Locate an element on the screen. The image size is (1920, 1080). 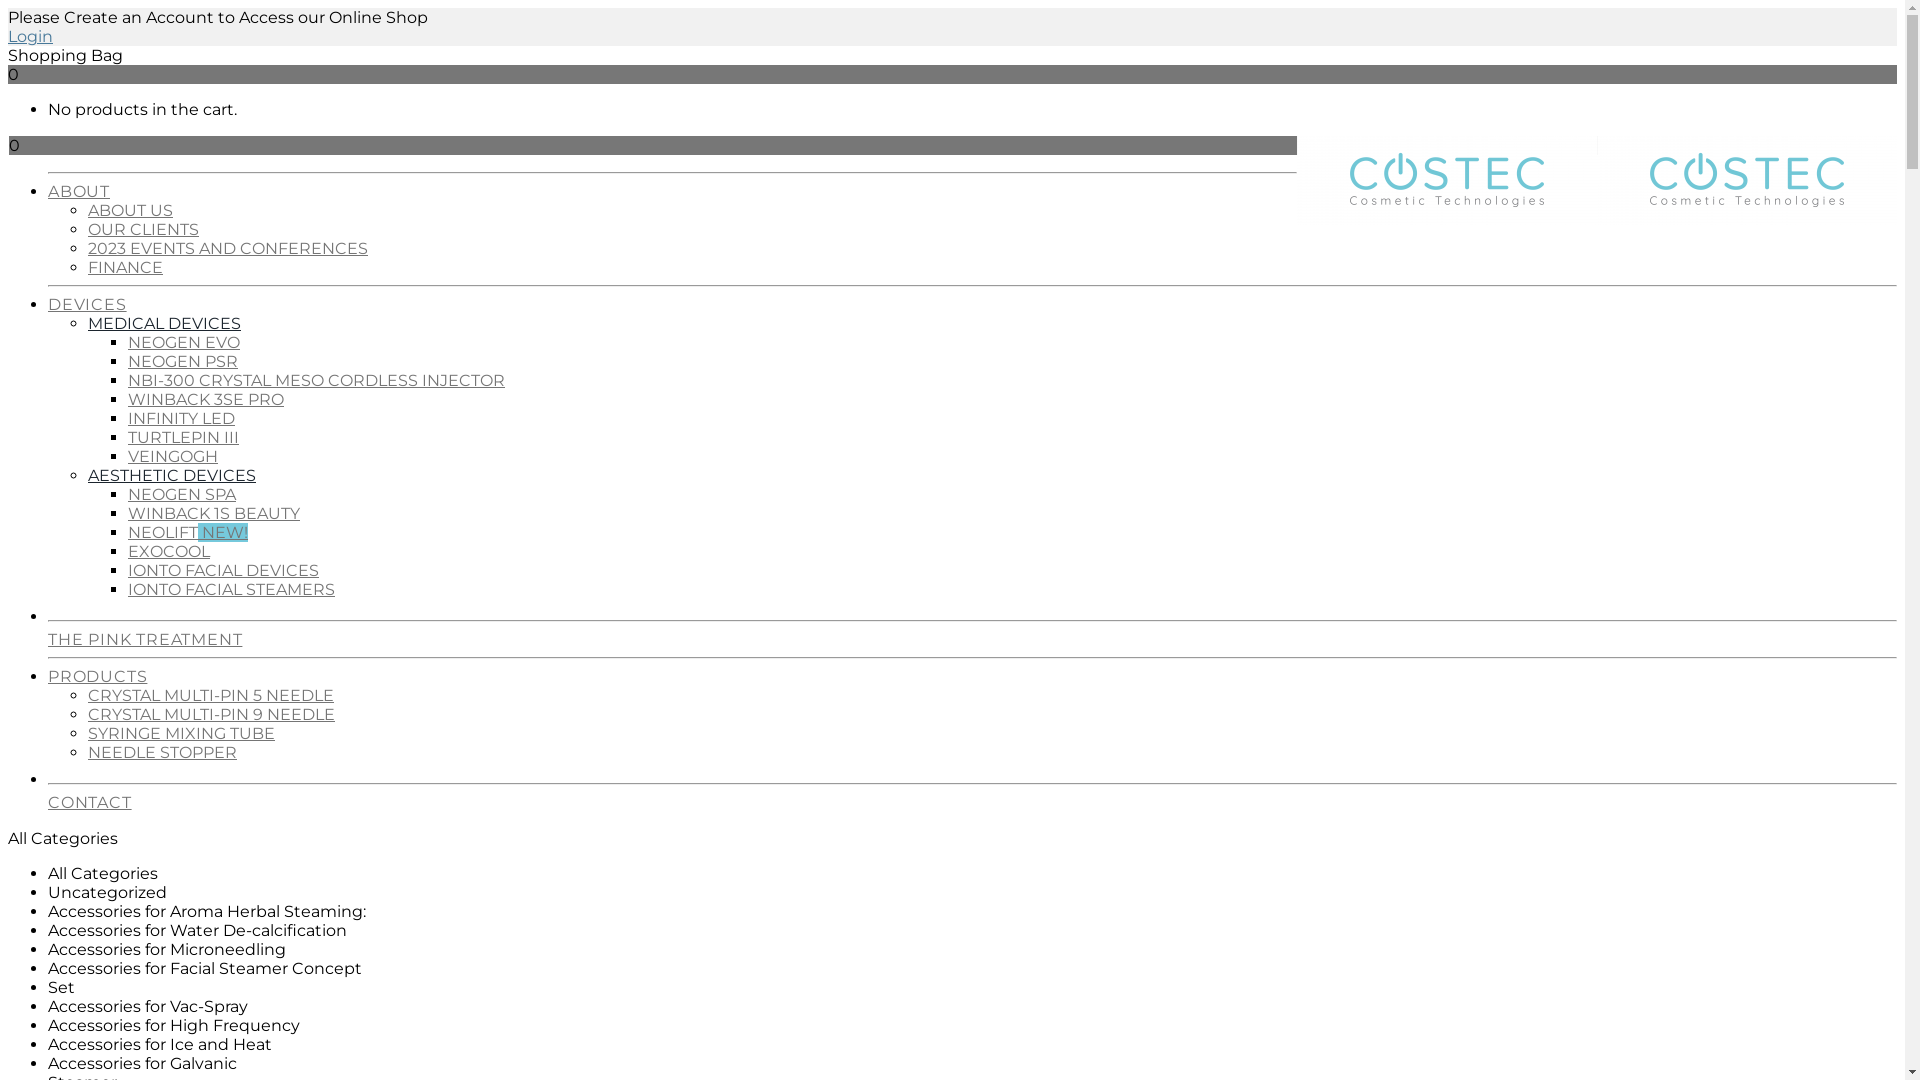
'NEOGEN PSR' is located at coordinates (182, 361).